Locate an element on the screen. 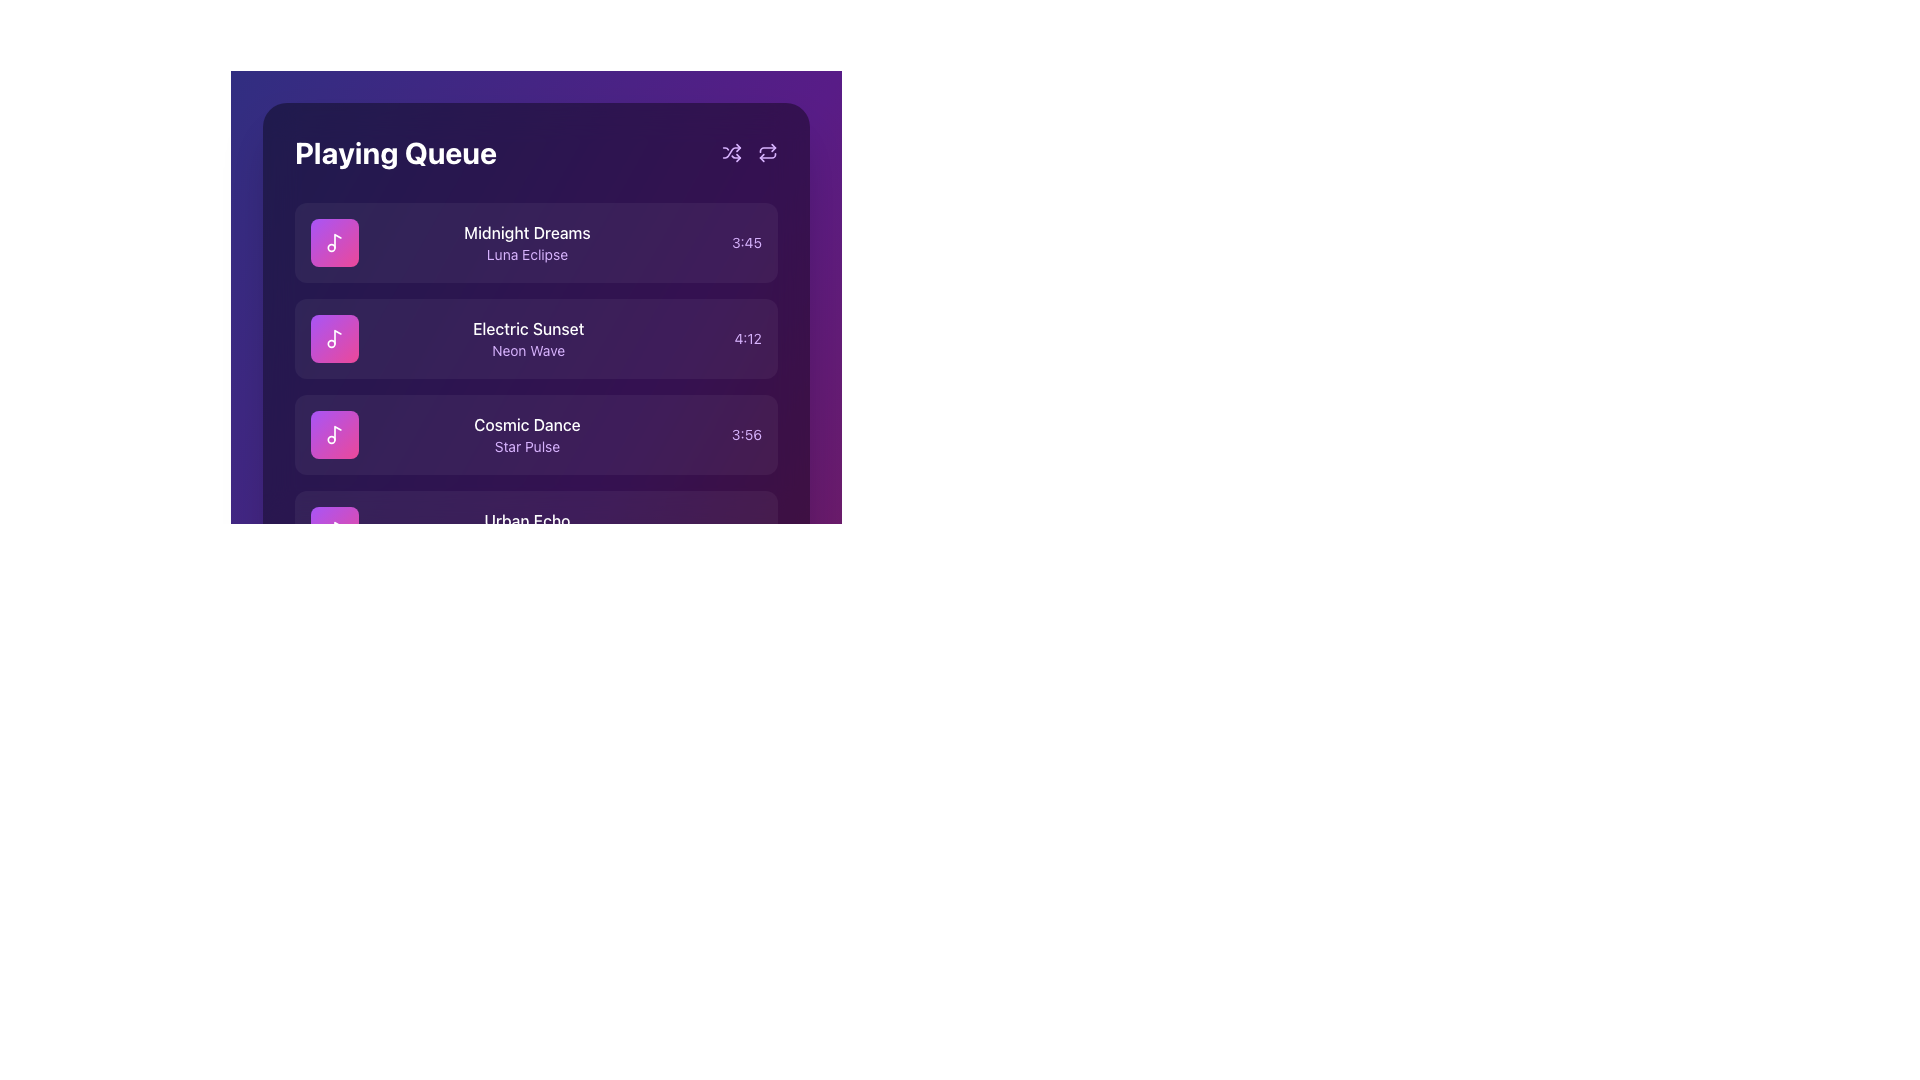  the text label displaying 'Luna Eclipse', which is styled in a smaller purple font and positioned beneath 'Midnight Dreams' in the first item of the track list is located at coordinates (527, 253).